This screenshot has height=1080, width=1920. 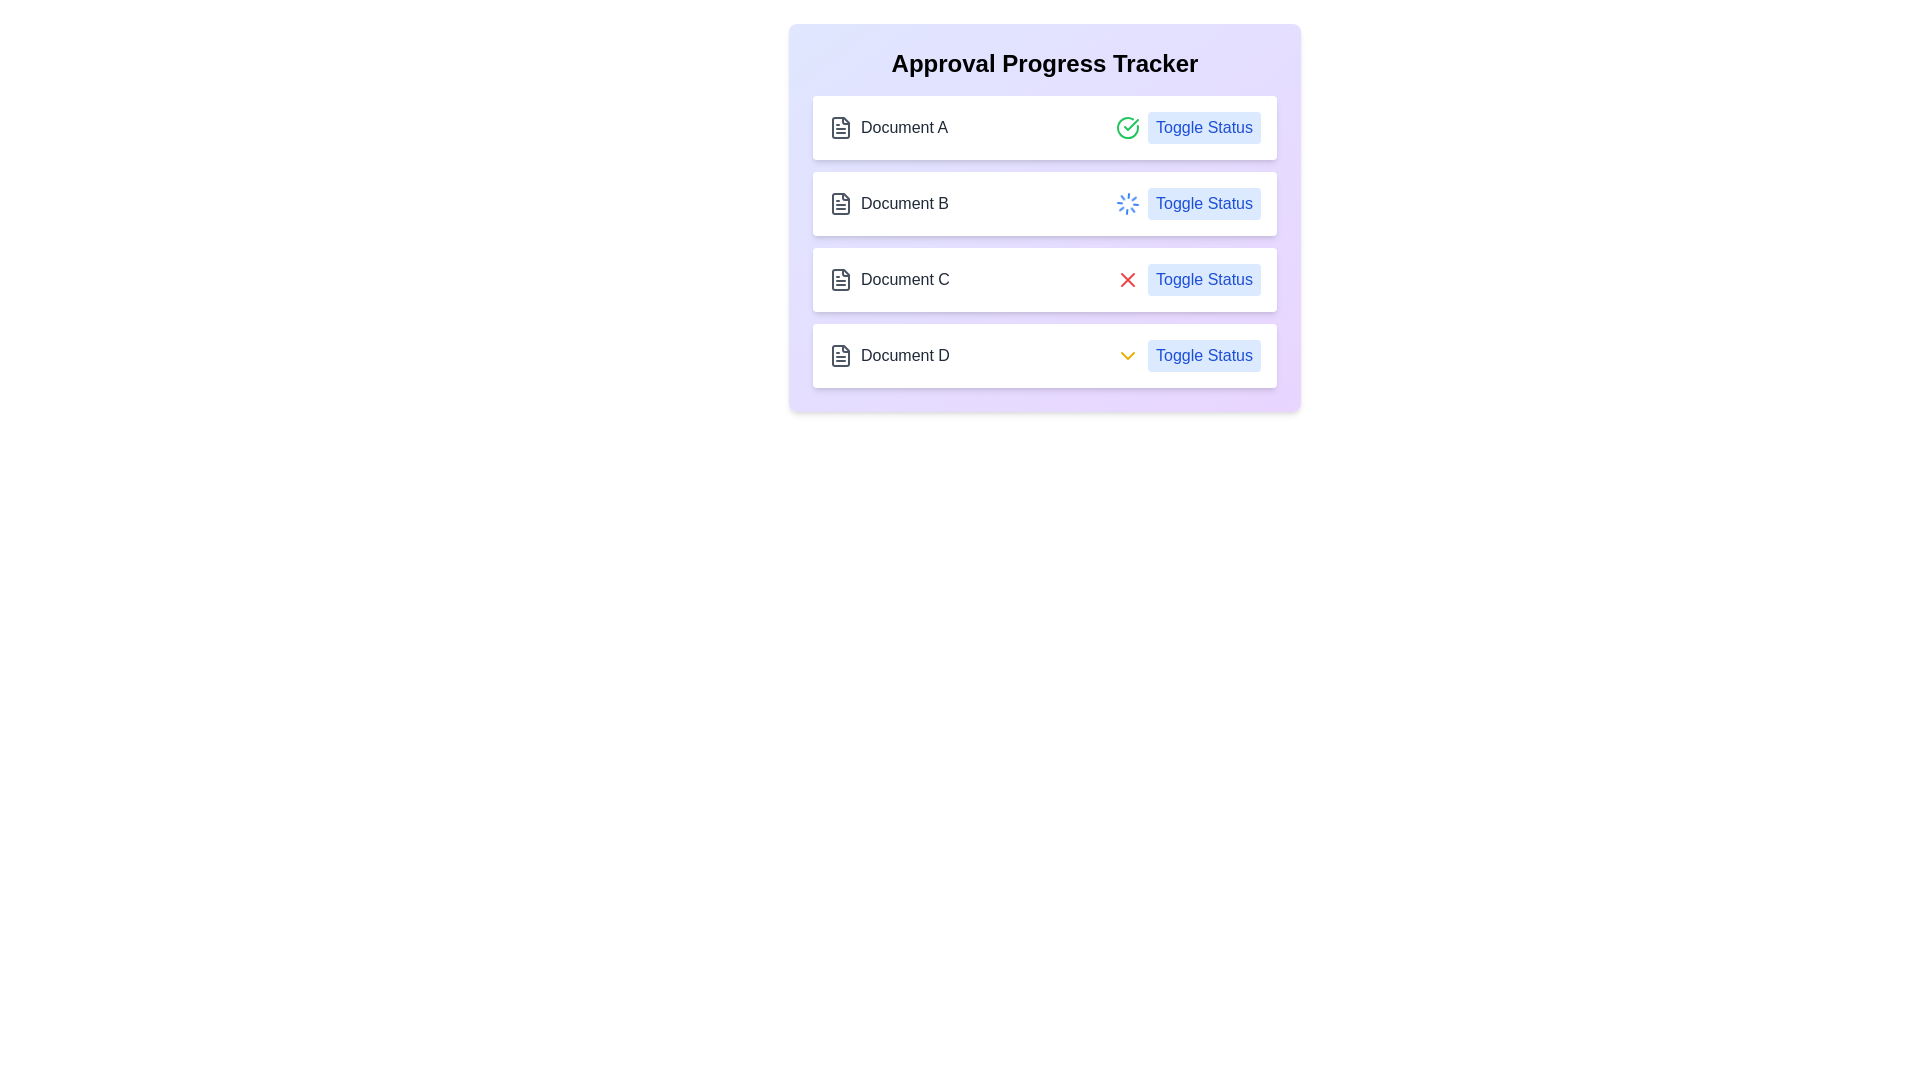 I want to click on the toggle button in the fourth row of the 'Approval Progress Tracker' panel, aligned with the 'Document D' label, so click(x=1188, y=354).